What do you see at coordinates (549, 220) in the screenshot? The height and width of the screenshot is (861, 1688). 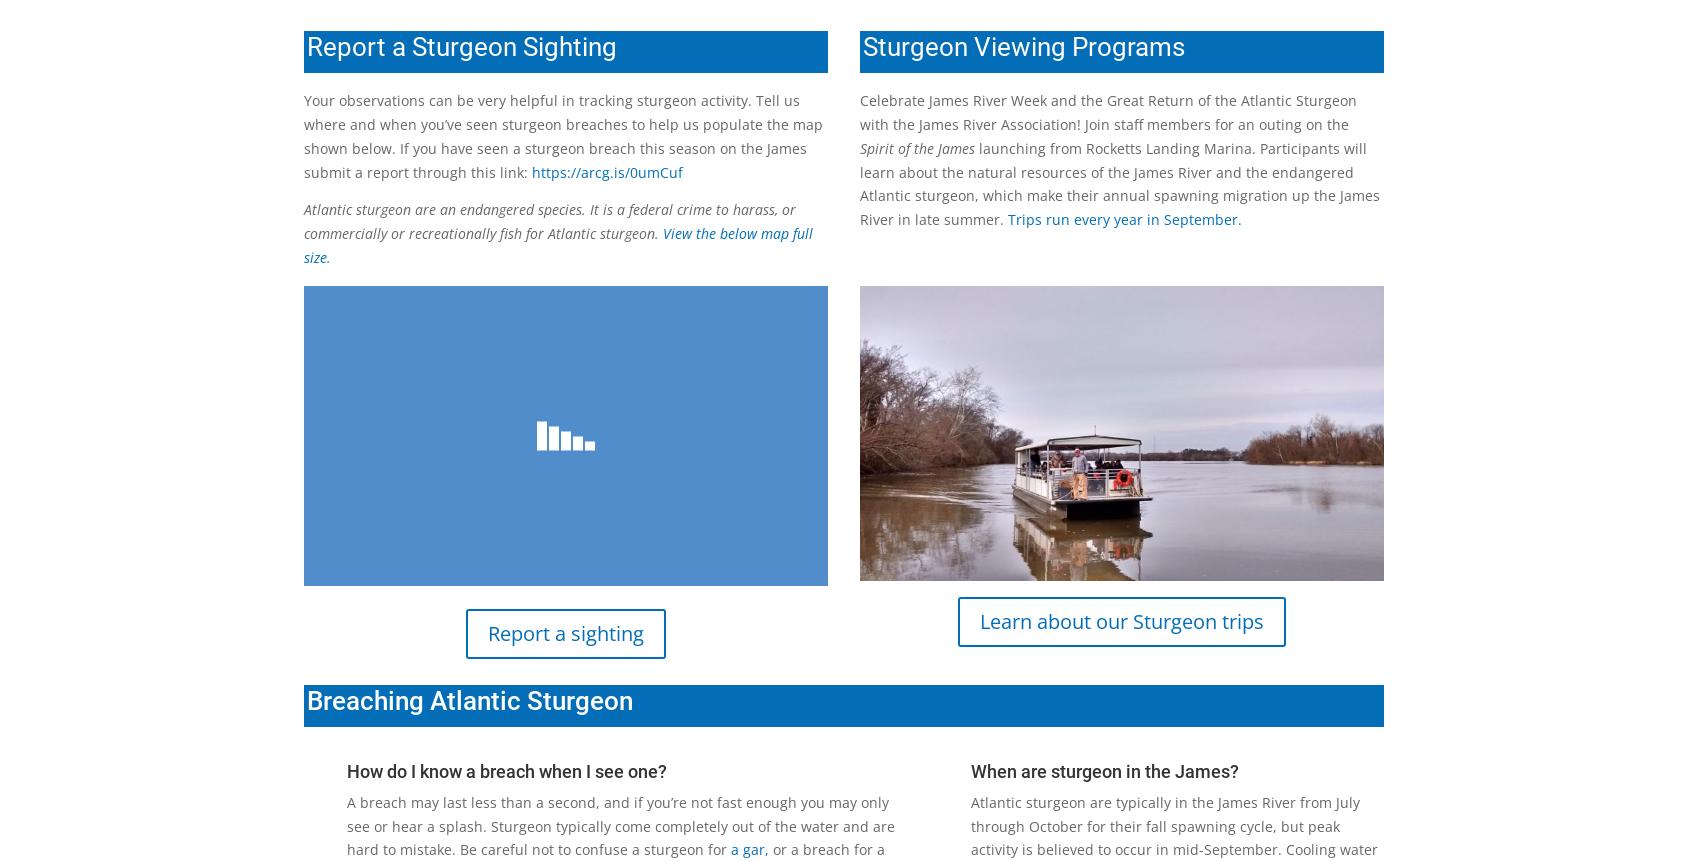 I see `'Atlantic sturgeon are an endangered species. It is a federal crime to harass, or commercially or recreationally fish for Atlantic sturgeon.'` at bounding box center [549, 220].